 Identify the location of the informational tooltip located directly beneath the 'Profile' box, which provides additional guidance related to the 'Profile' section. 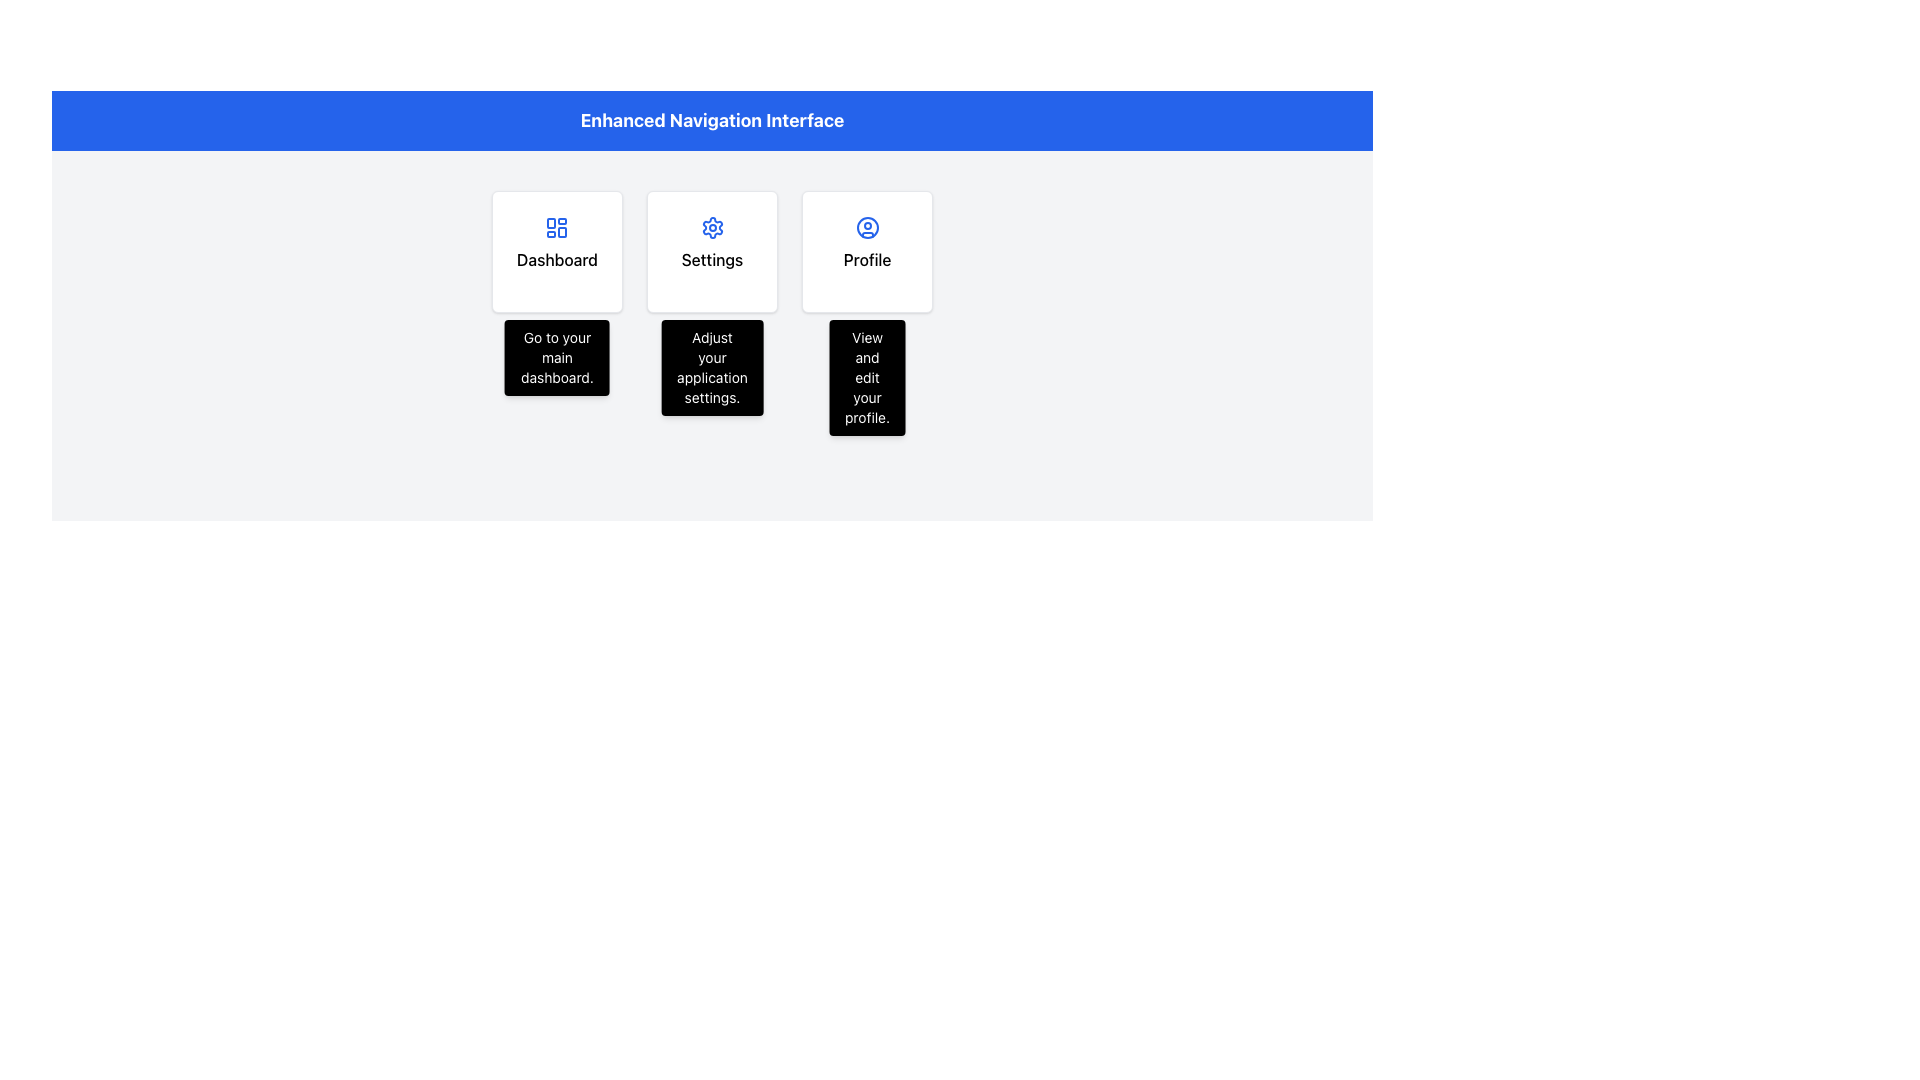
(867, 378).